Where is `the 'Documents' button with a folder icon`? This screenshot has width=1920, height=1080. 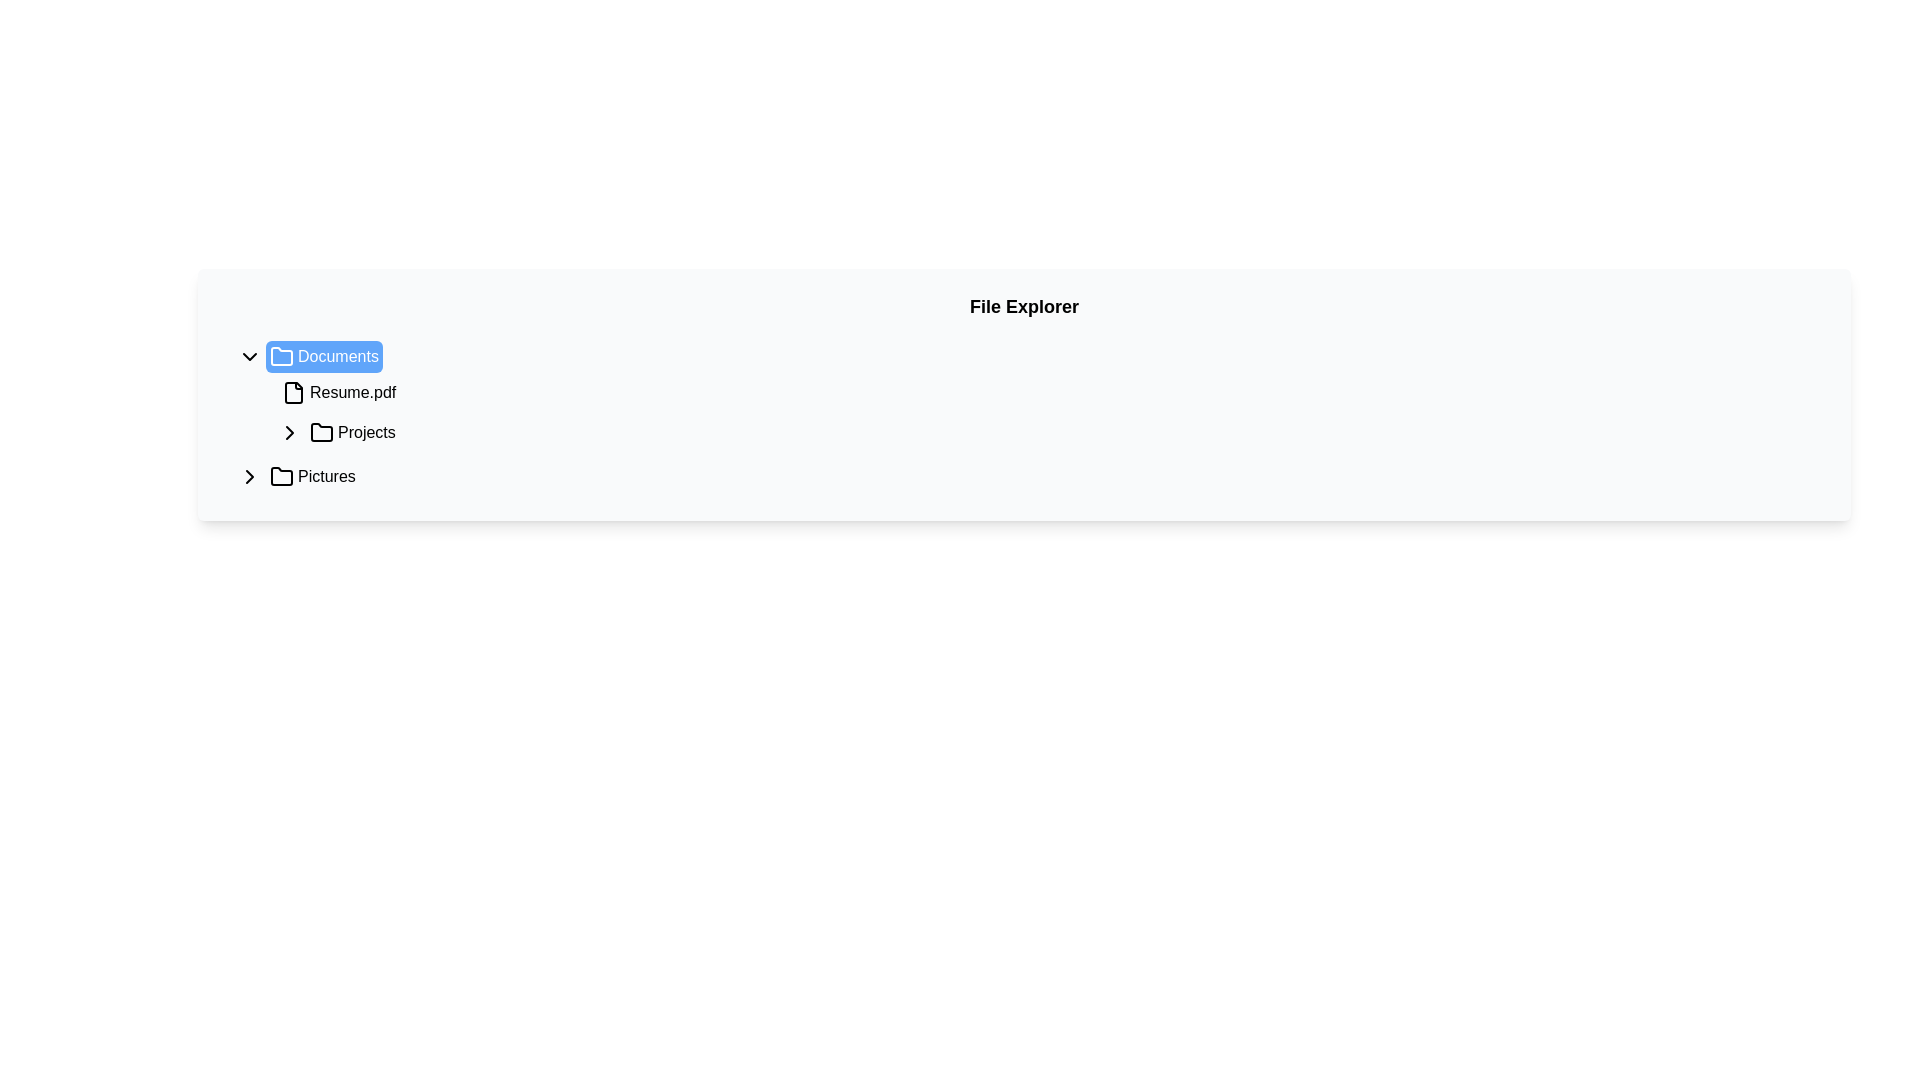 the 'Documents' button with a folder icon is located at coordinates (324, 356).